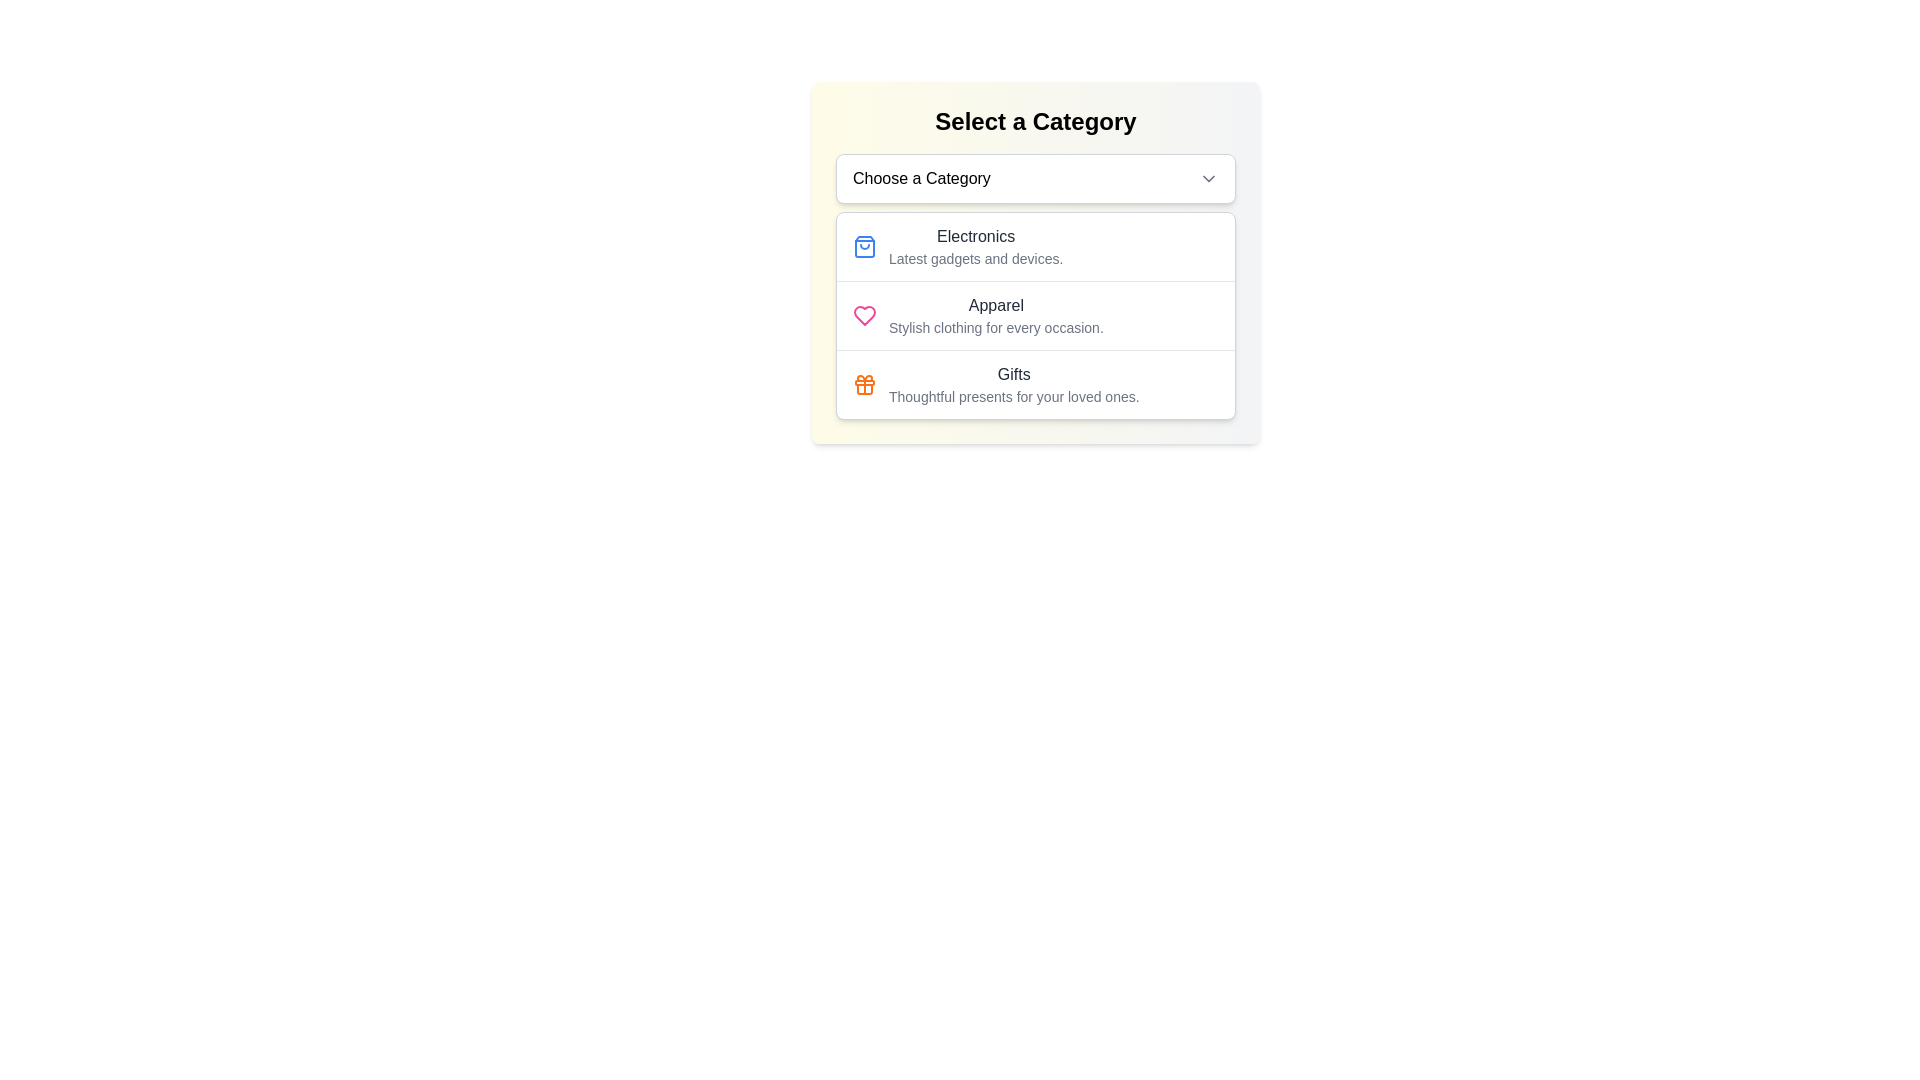 The image size is (1920, 1080). Describe the element at coordinates (864, 315) in the screenshot. I see `the heart-shaped icon with a pink outline located in the Apparel section of the category selection dropdown` at that location.